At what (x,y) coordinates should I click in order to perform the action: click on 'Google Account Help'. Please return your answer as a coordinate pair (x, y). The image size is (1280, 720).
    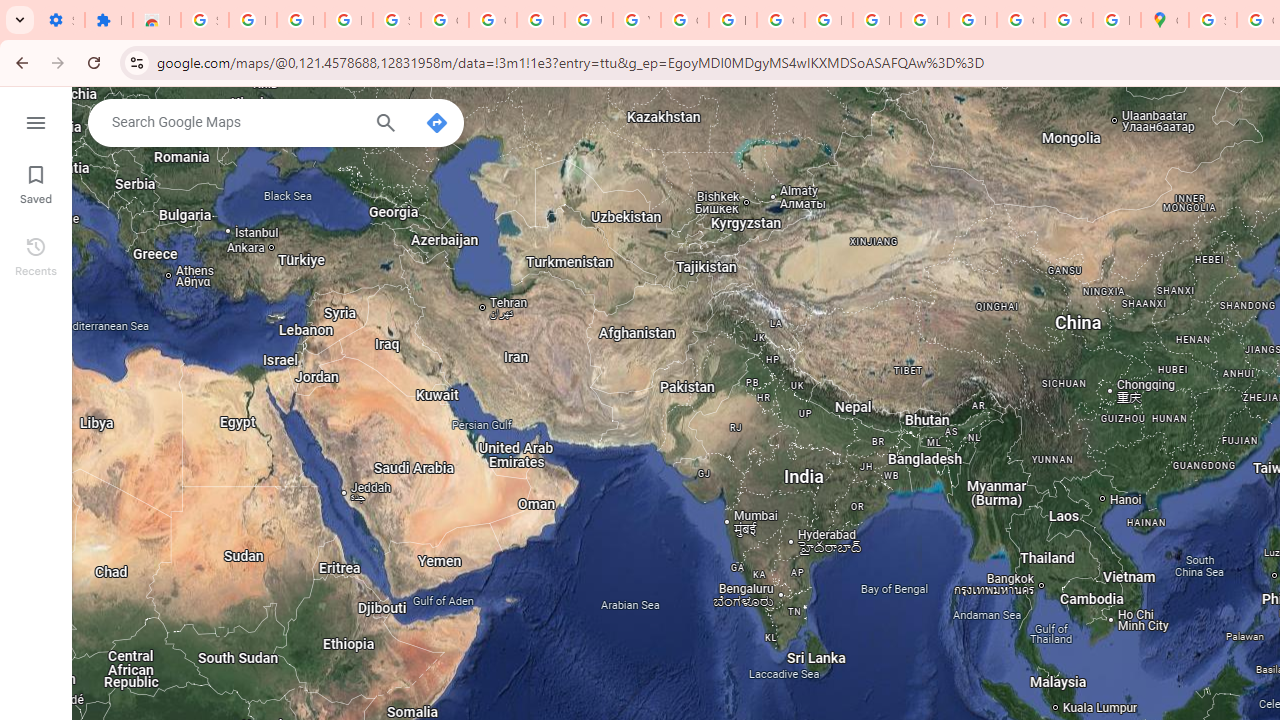
    Looking at the image, I should click on (443, 20).